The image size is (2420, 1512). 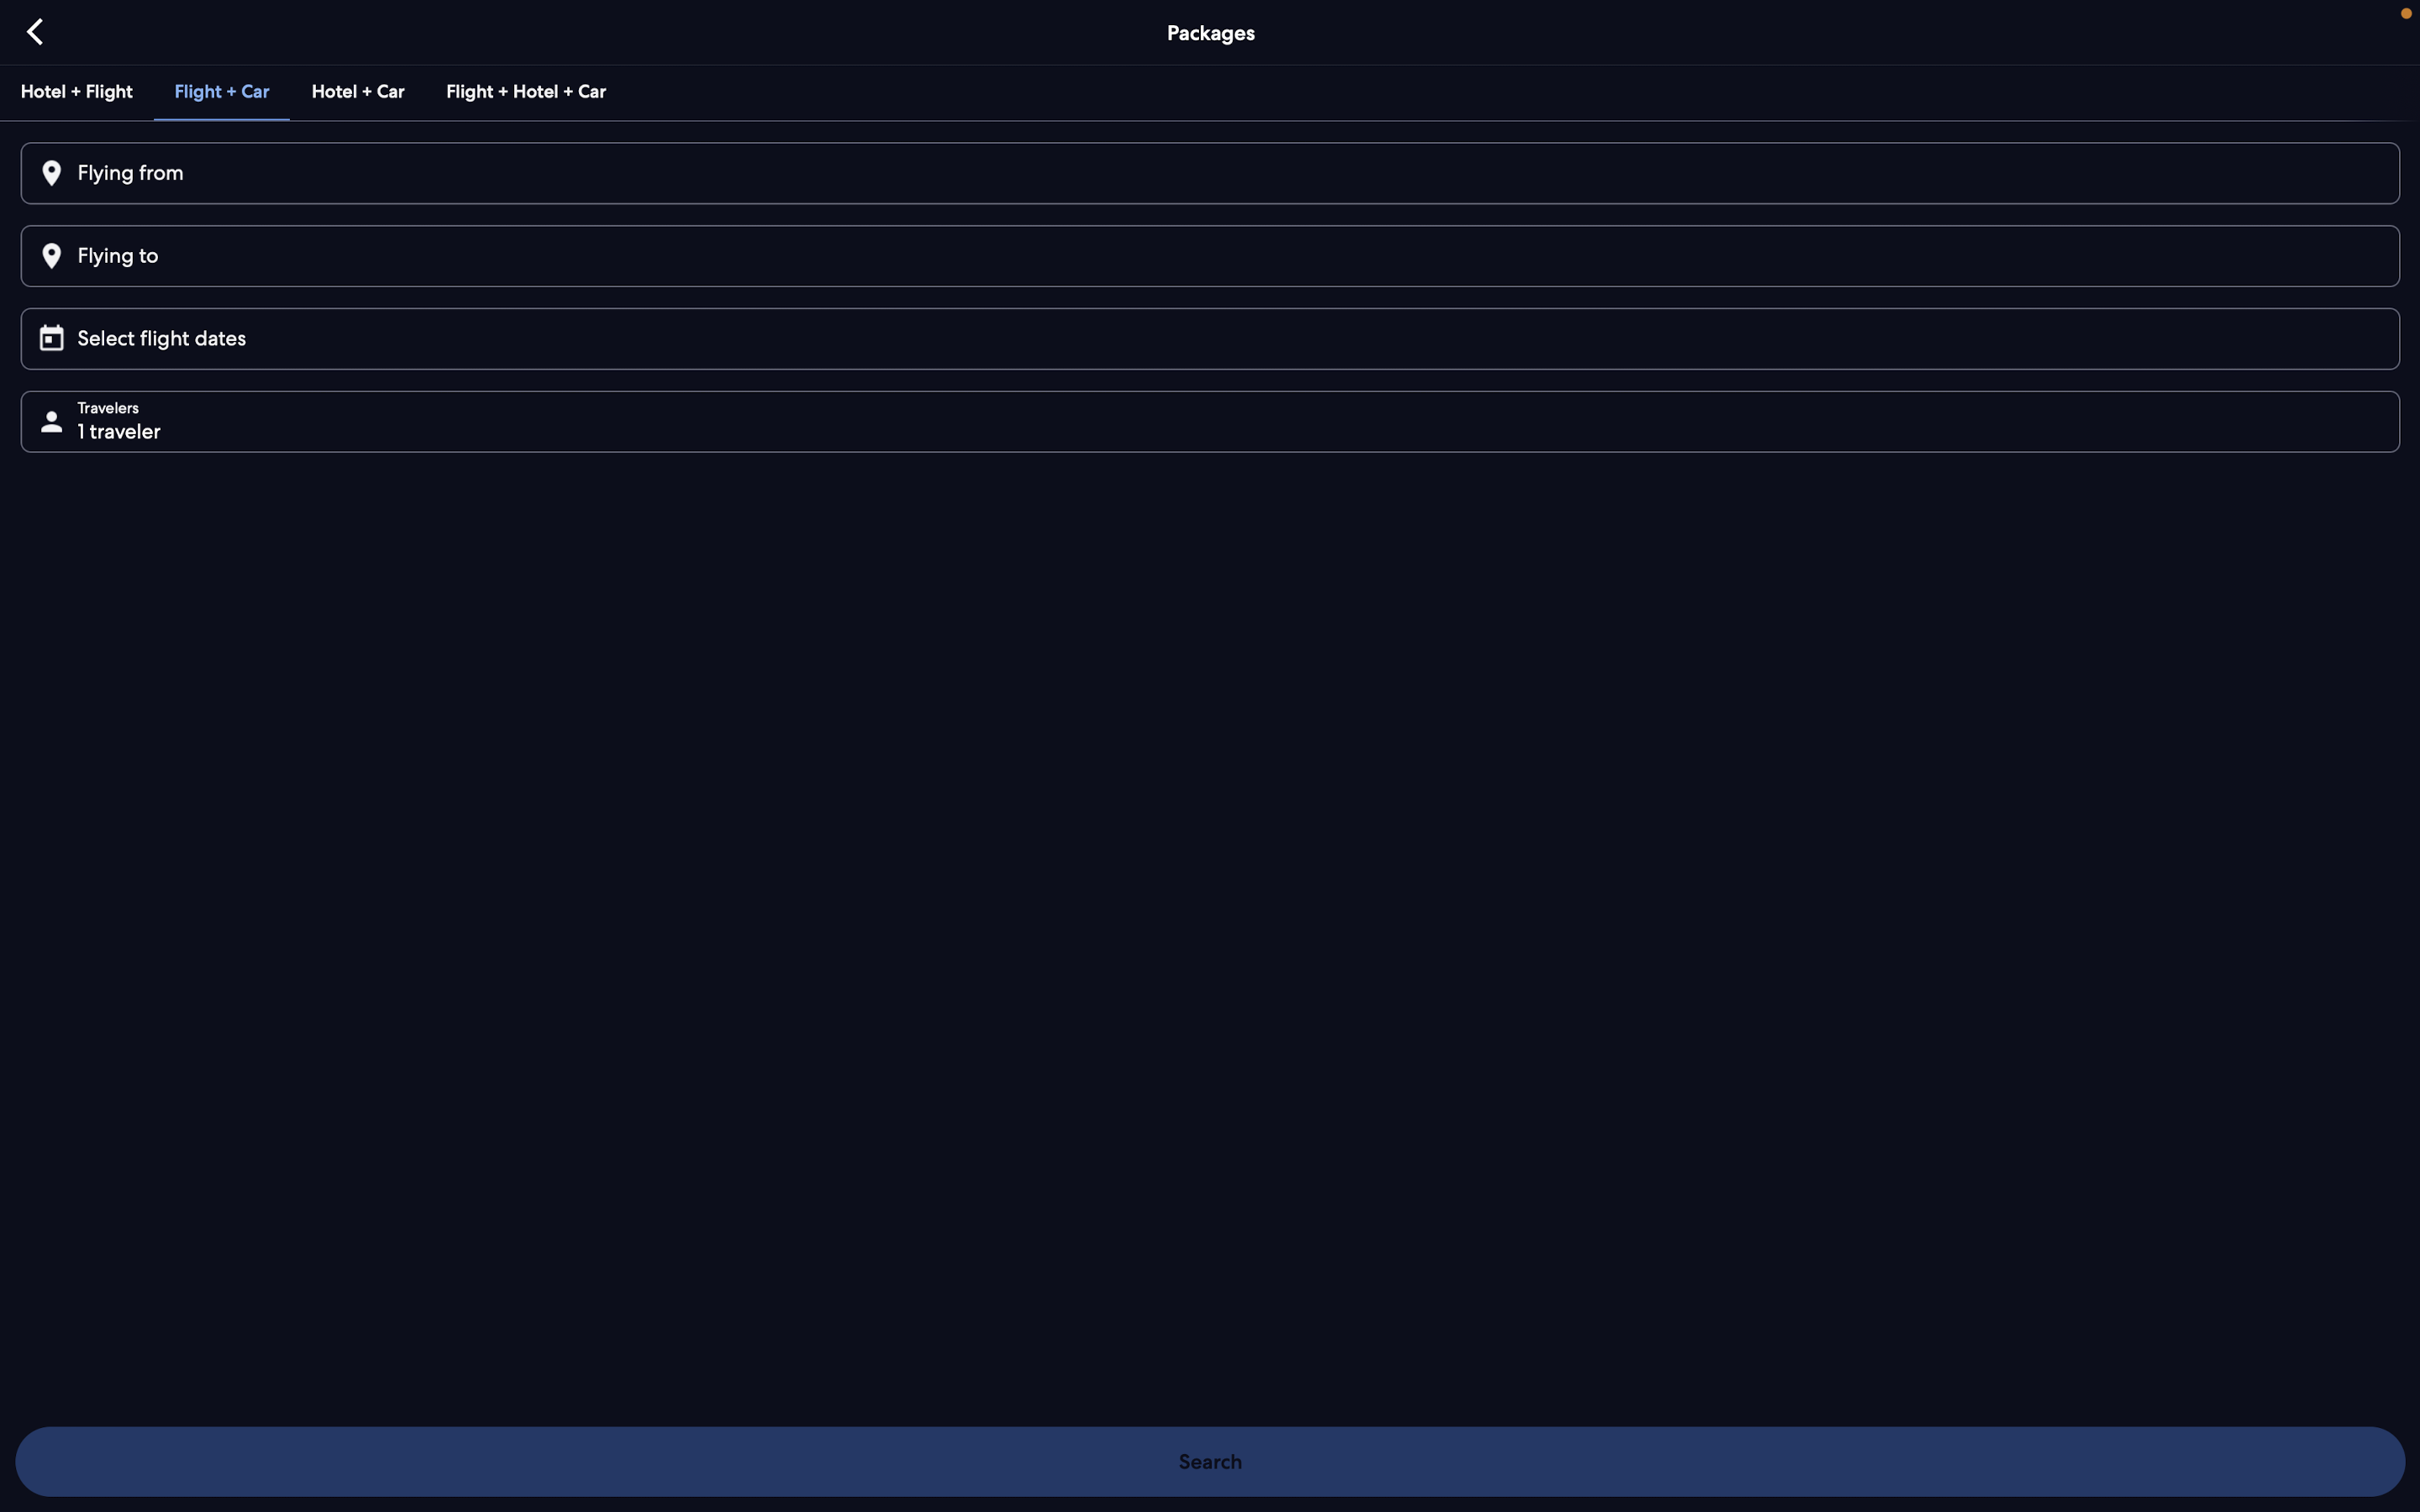 What do you see at coordinates (36, 30) in the screenshot?
I see `Go the previous page` at bounding box center [36, 30].